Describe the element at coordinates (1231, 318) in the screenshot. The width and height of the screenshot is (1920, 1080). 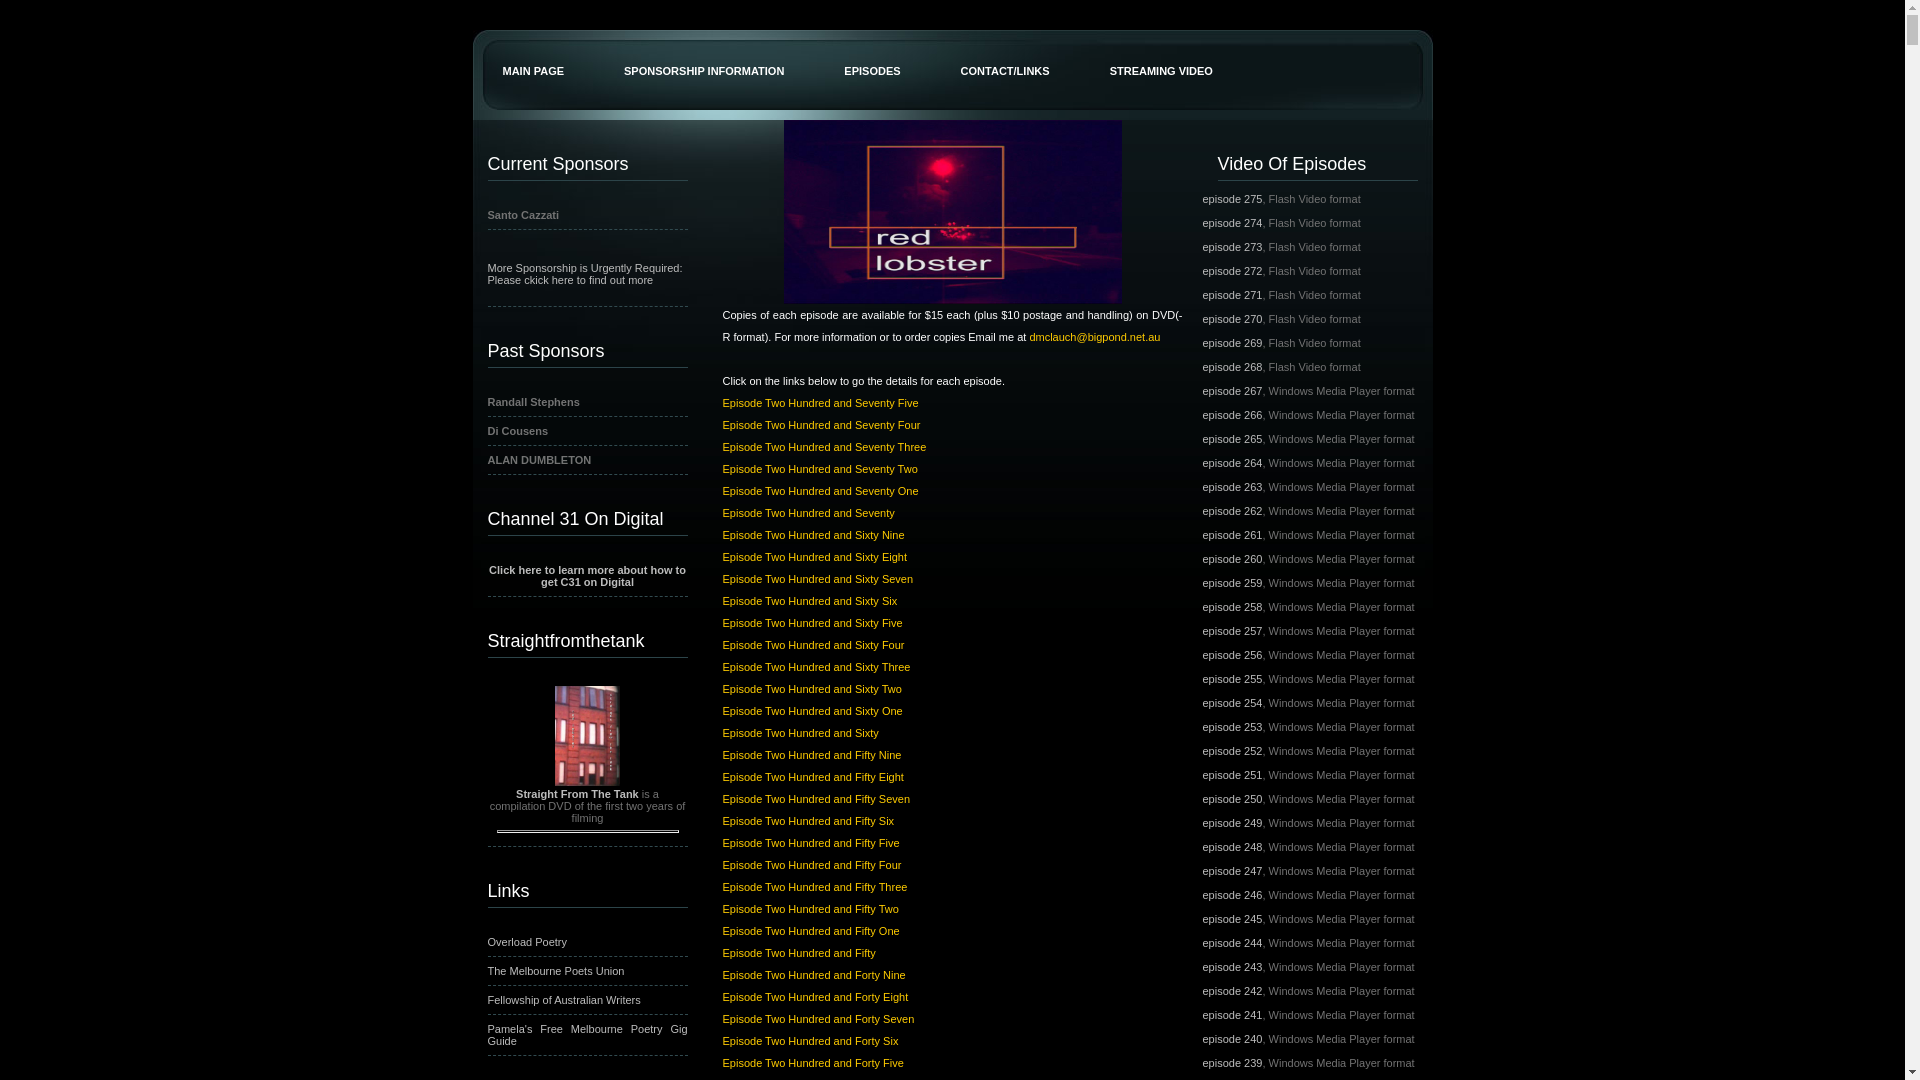
I see `'episode 270'` at that location.